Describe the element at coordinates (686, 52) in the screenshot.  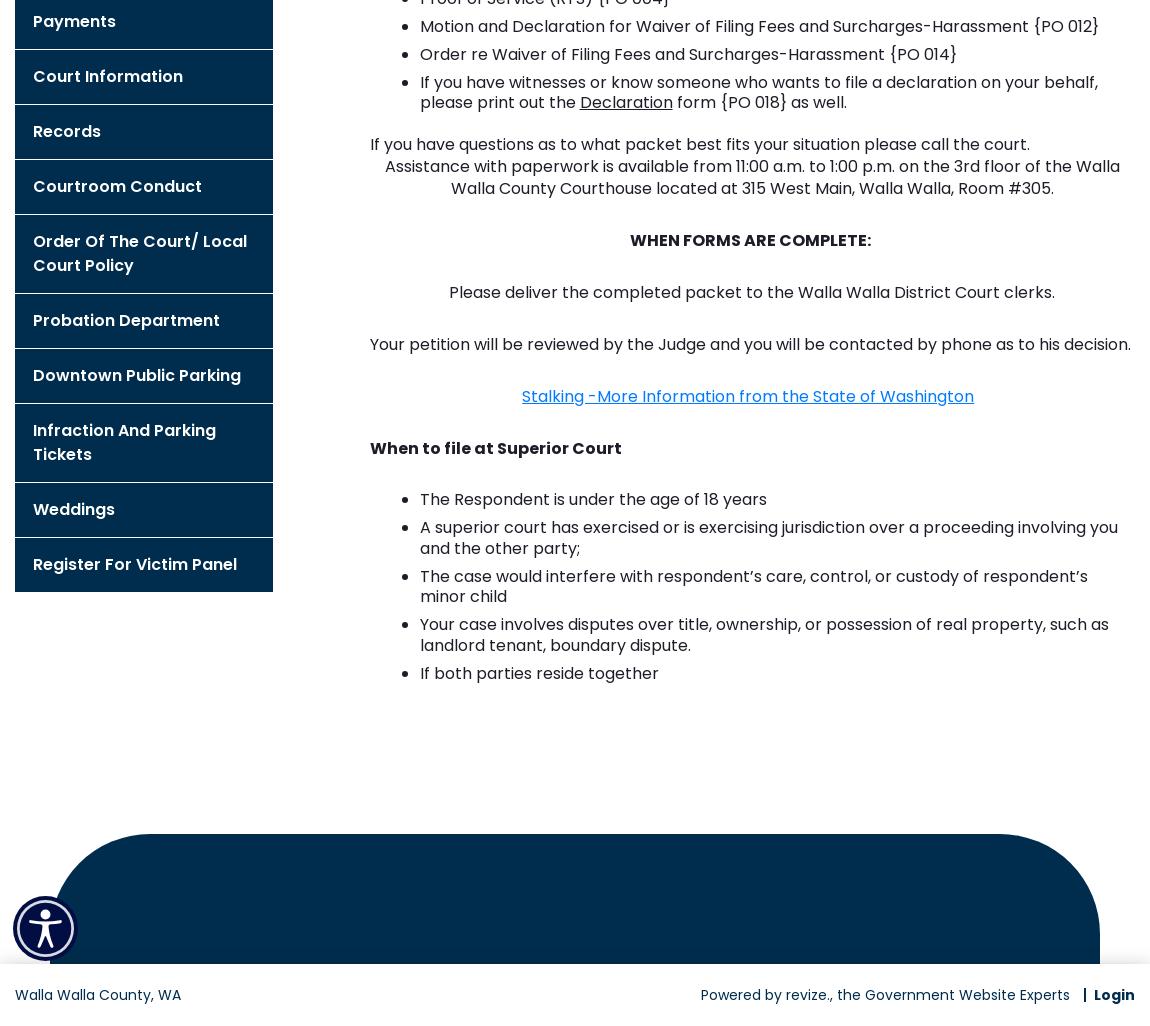
I see `'Order re Waiver of Filing Fees and Surcharges-Harassment {PO 014}'` at that location.